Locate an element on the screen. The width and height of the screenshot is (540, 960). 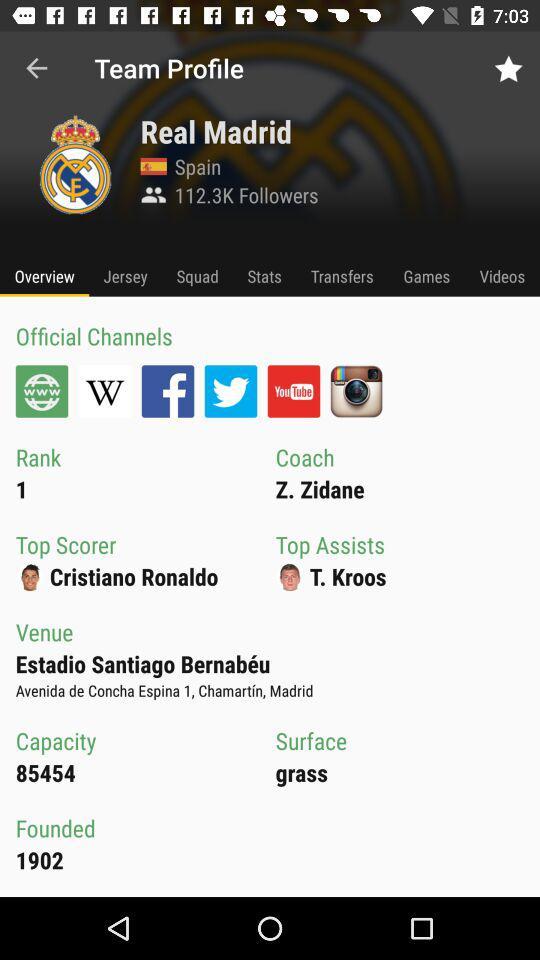
instagram is located at coordinates (355, 390).